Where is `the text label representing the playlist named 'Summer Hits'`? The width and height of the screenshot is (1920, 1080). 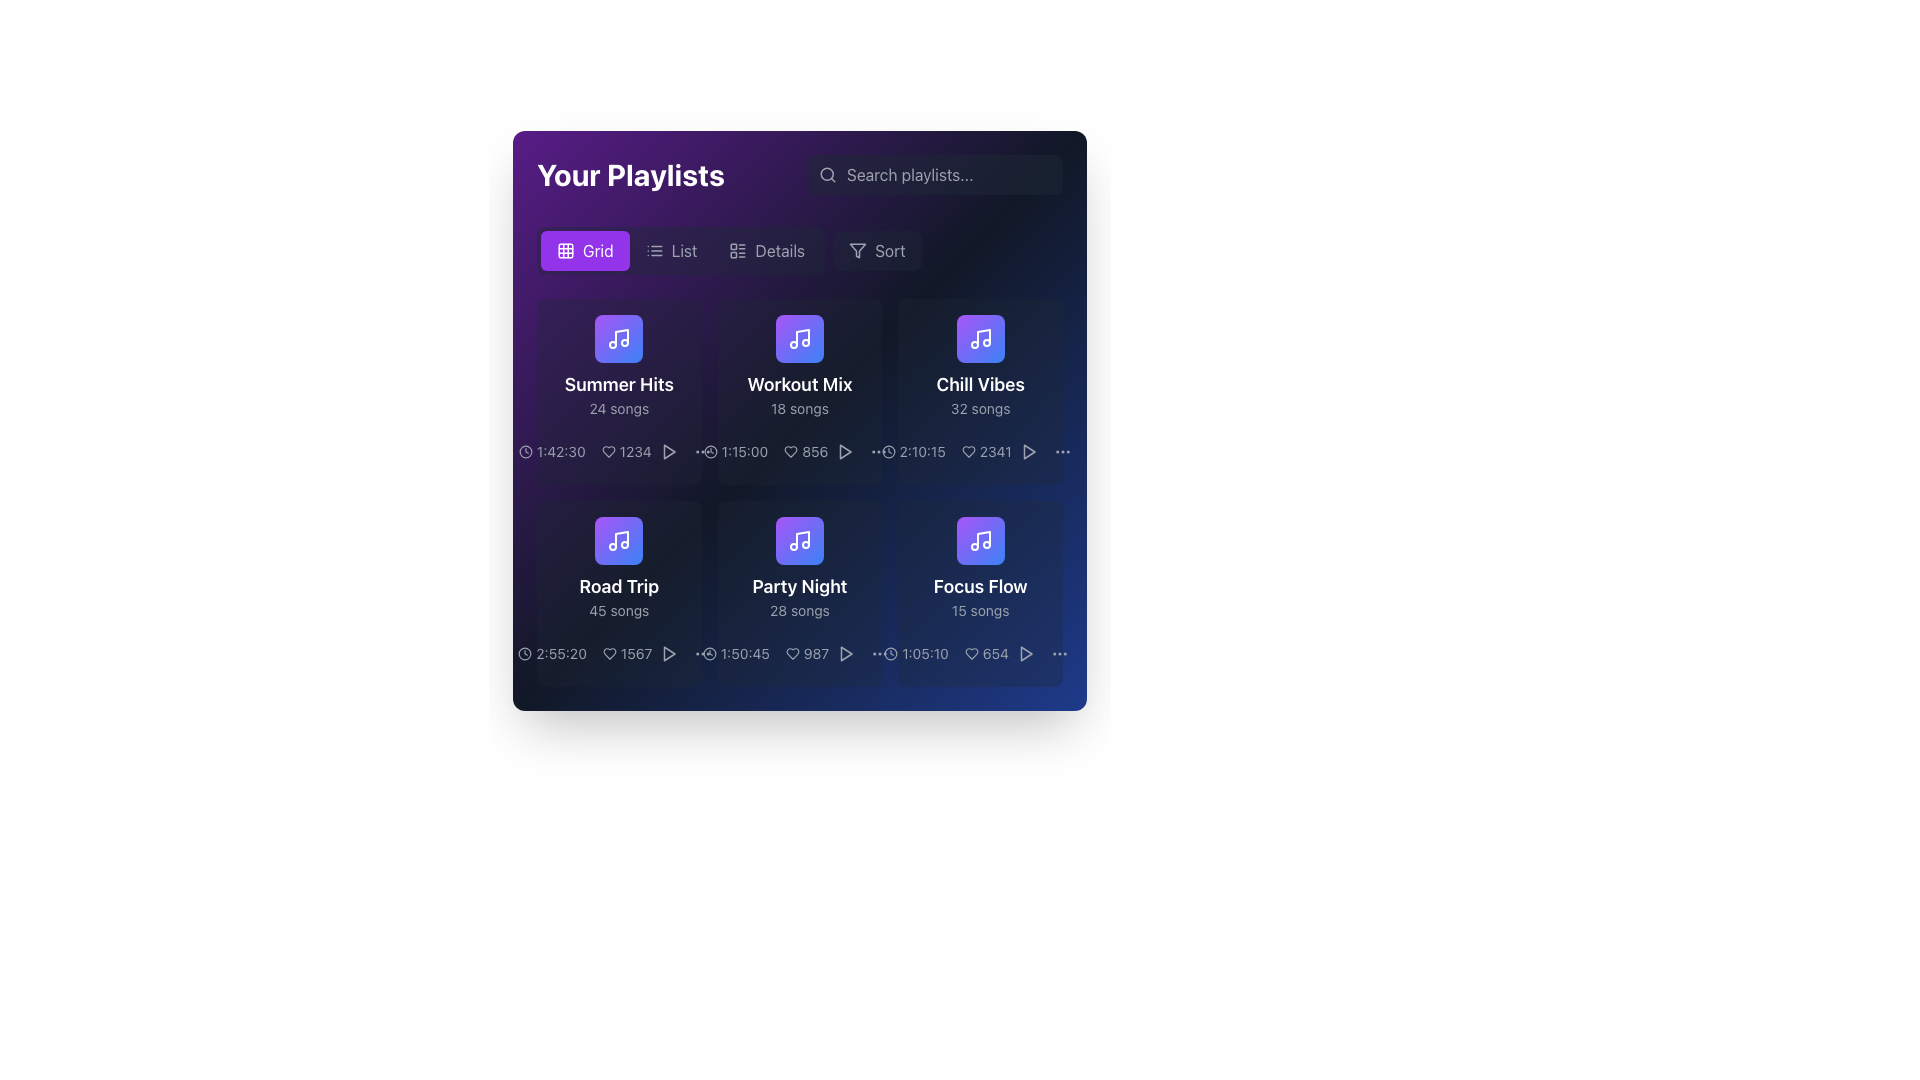 the text label representing the playlist named 'Summer Hits' is located at coordinates (618, 385).